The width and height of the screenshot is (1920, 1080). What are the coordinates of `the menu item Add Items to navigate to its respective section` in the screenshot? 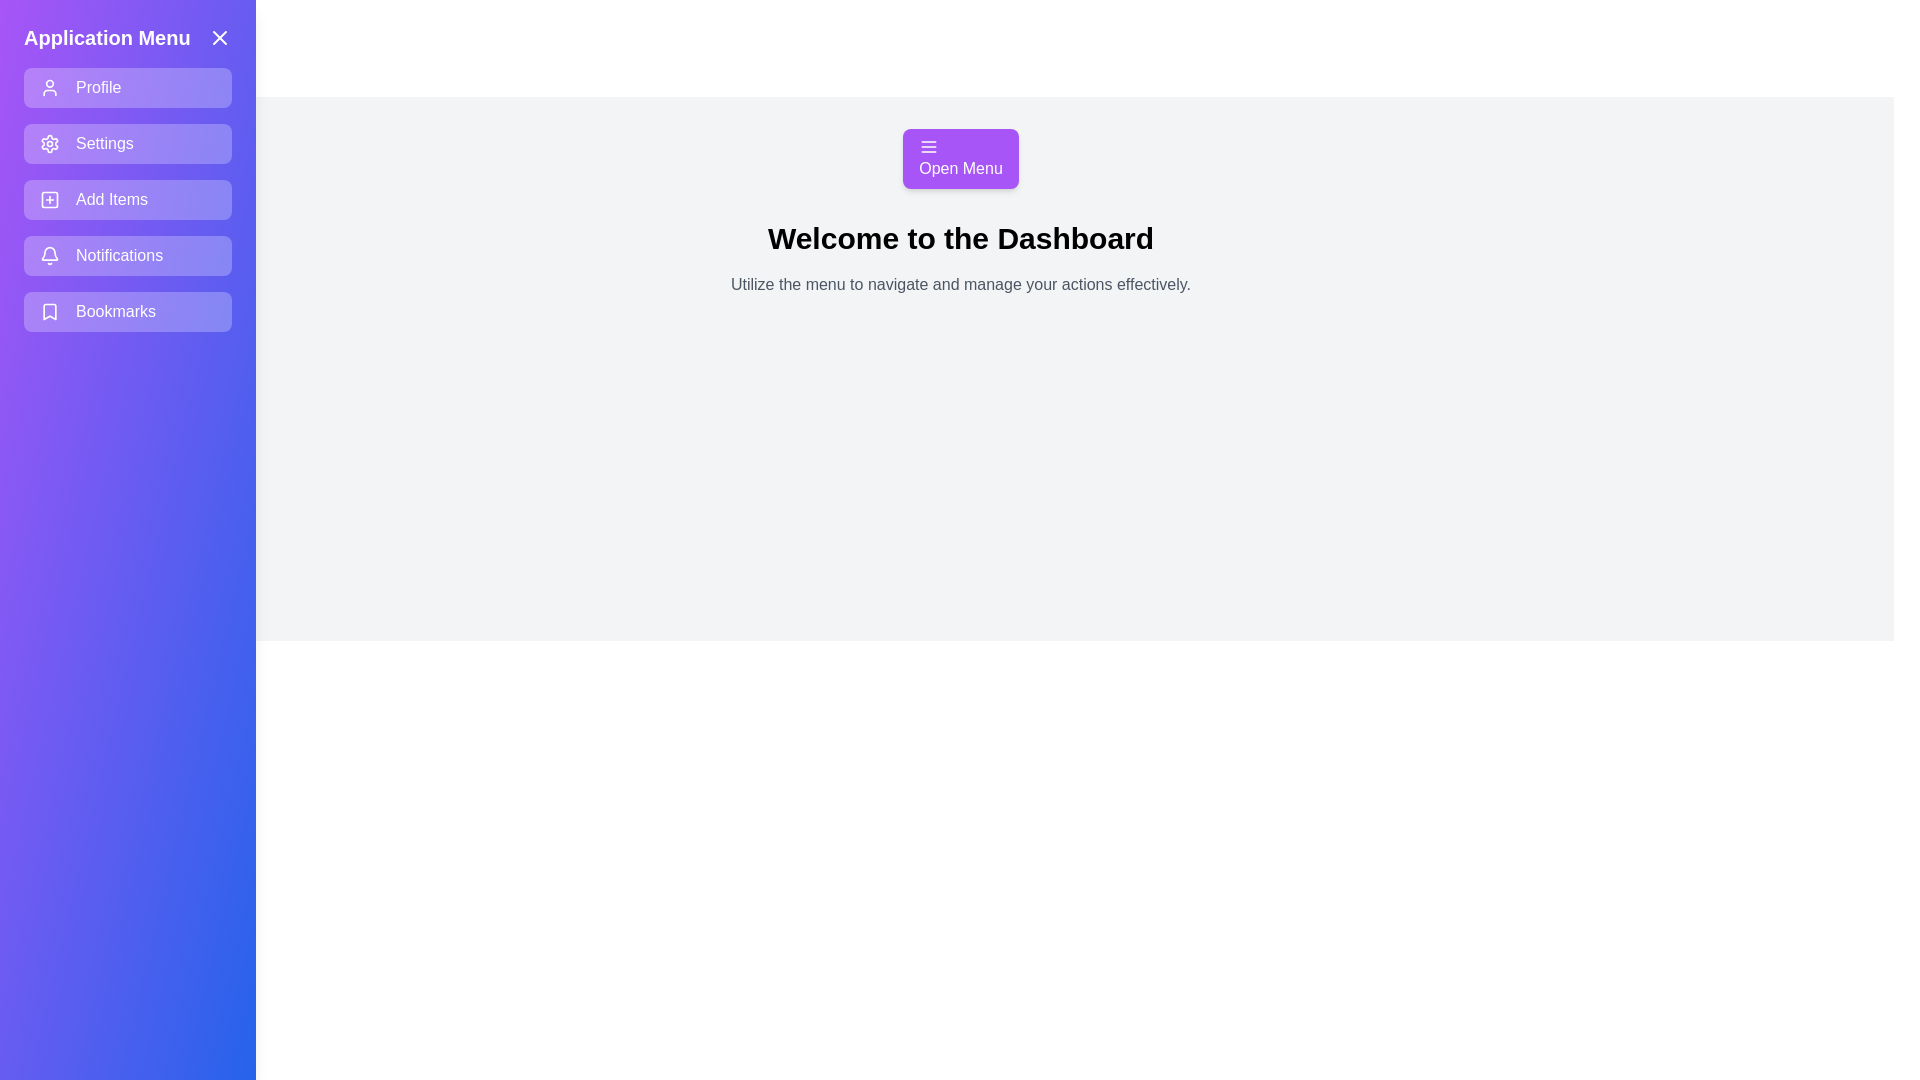 It's located at (127, 200).